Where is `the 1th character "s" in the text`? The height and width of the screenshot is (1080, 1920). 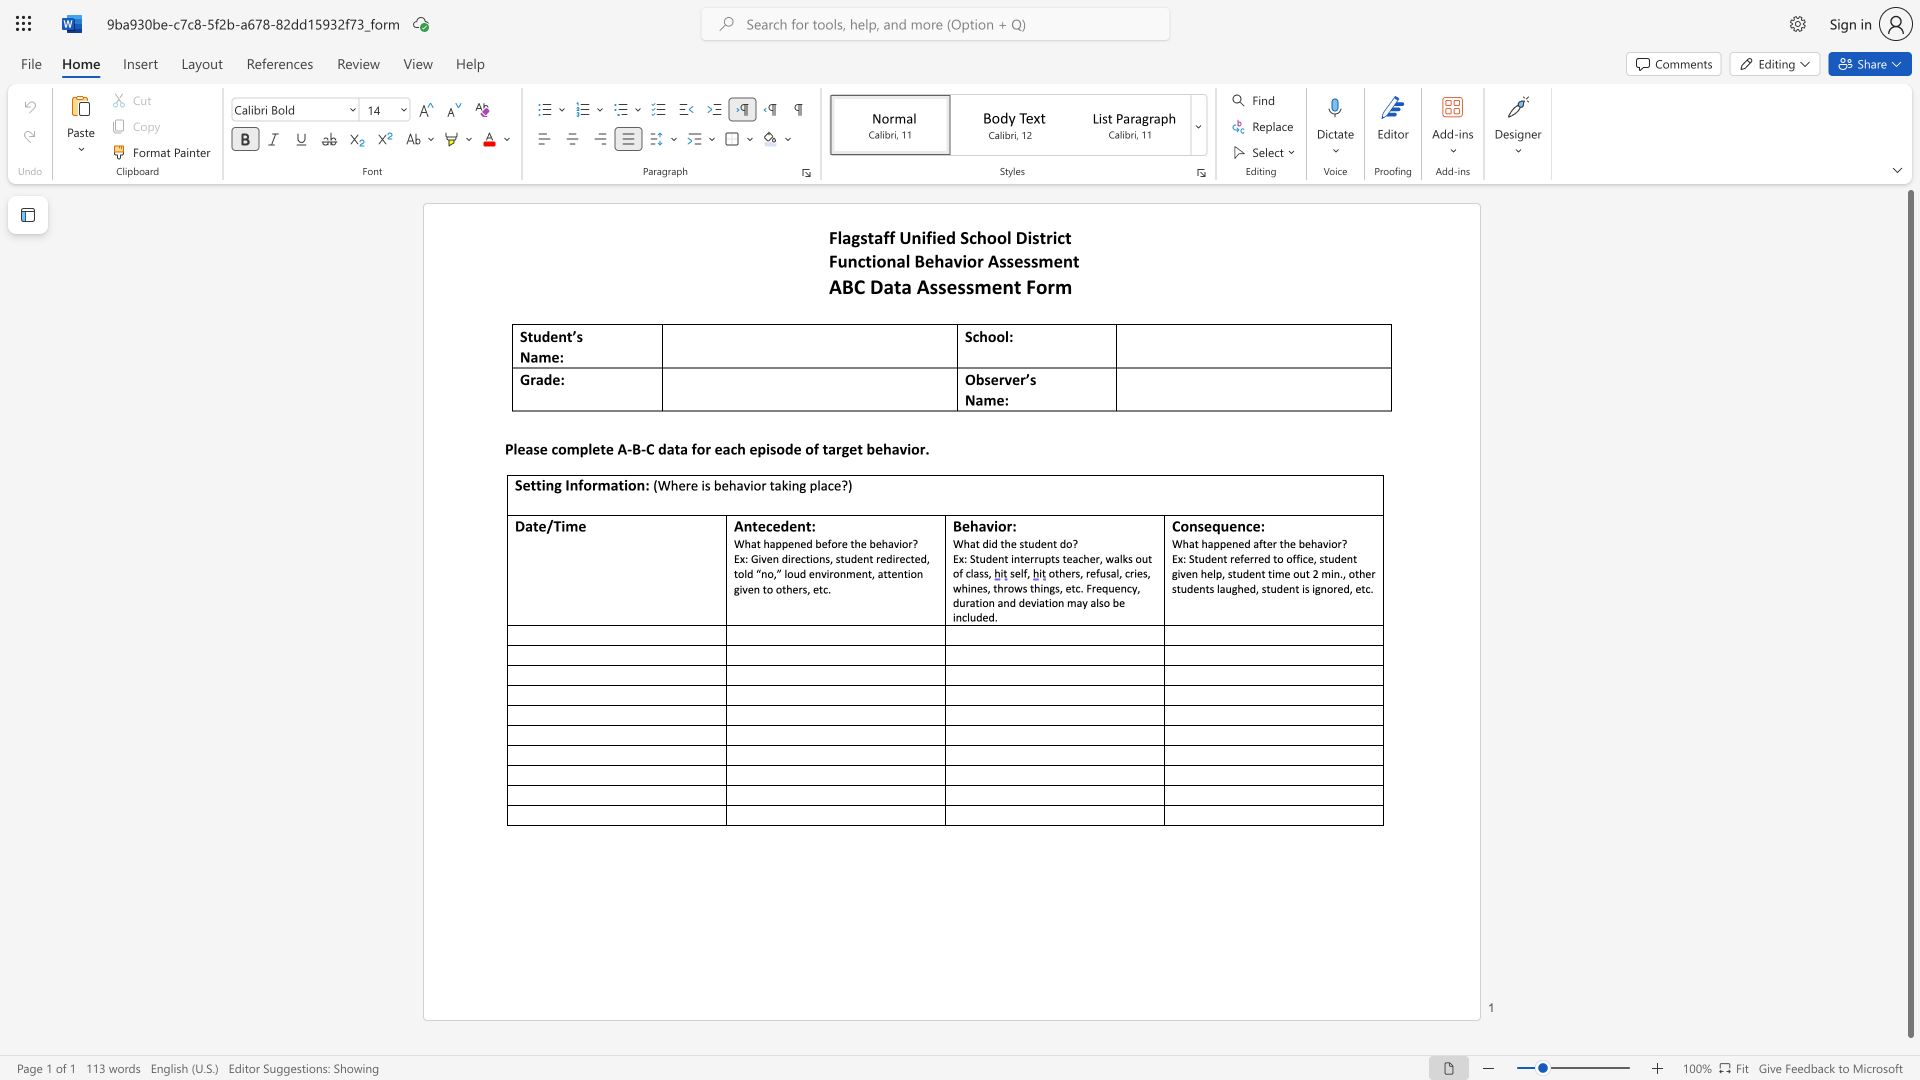
the 1th character "s" in the text is located at coordinates (932, 286).